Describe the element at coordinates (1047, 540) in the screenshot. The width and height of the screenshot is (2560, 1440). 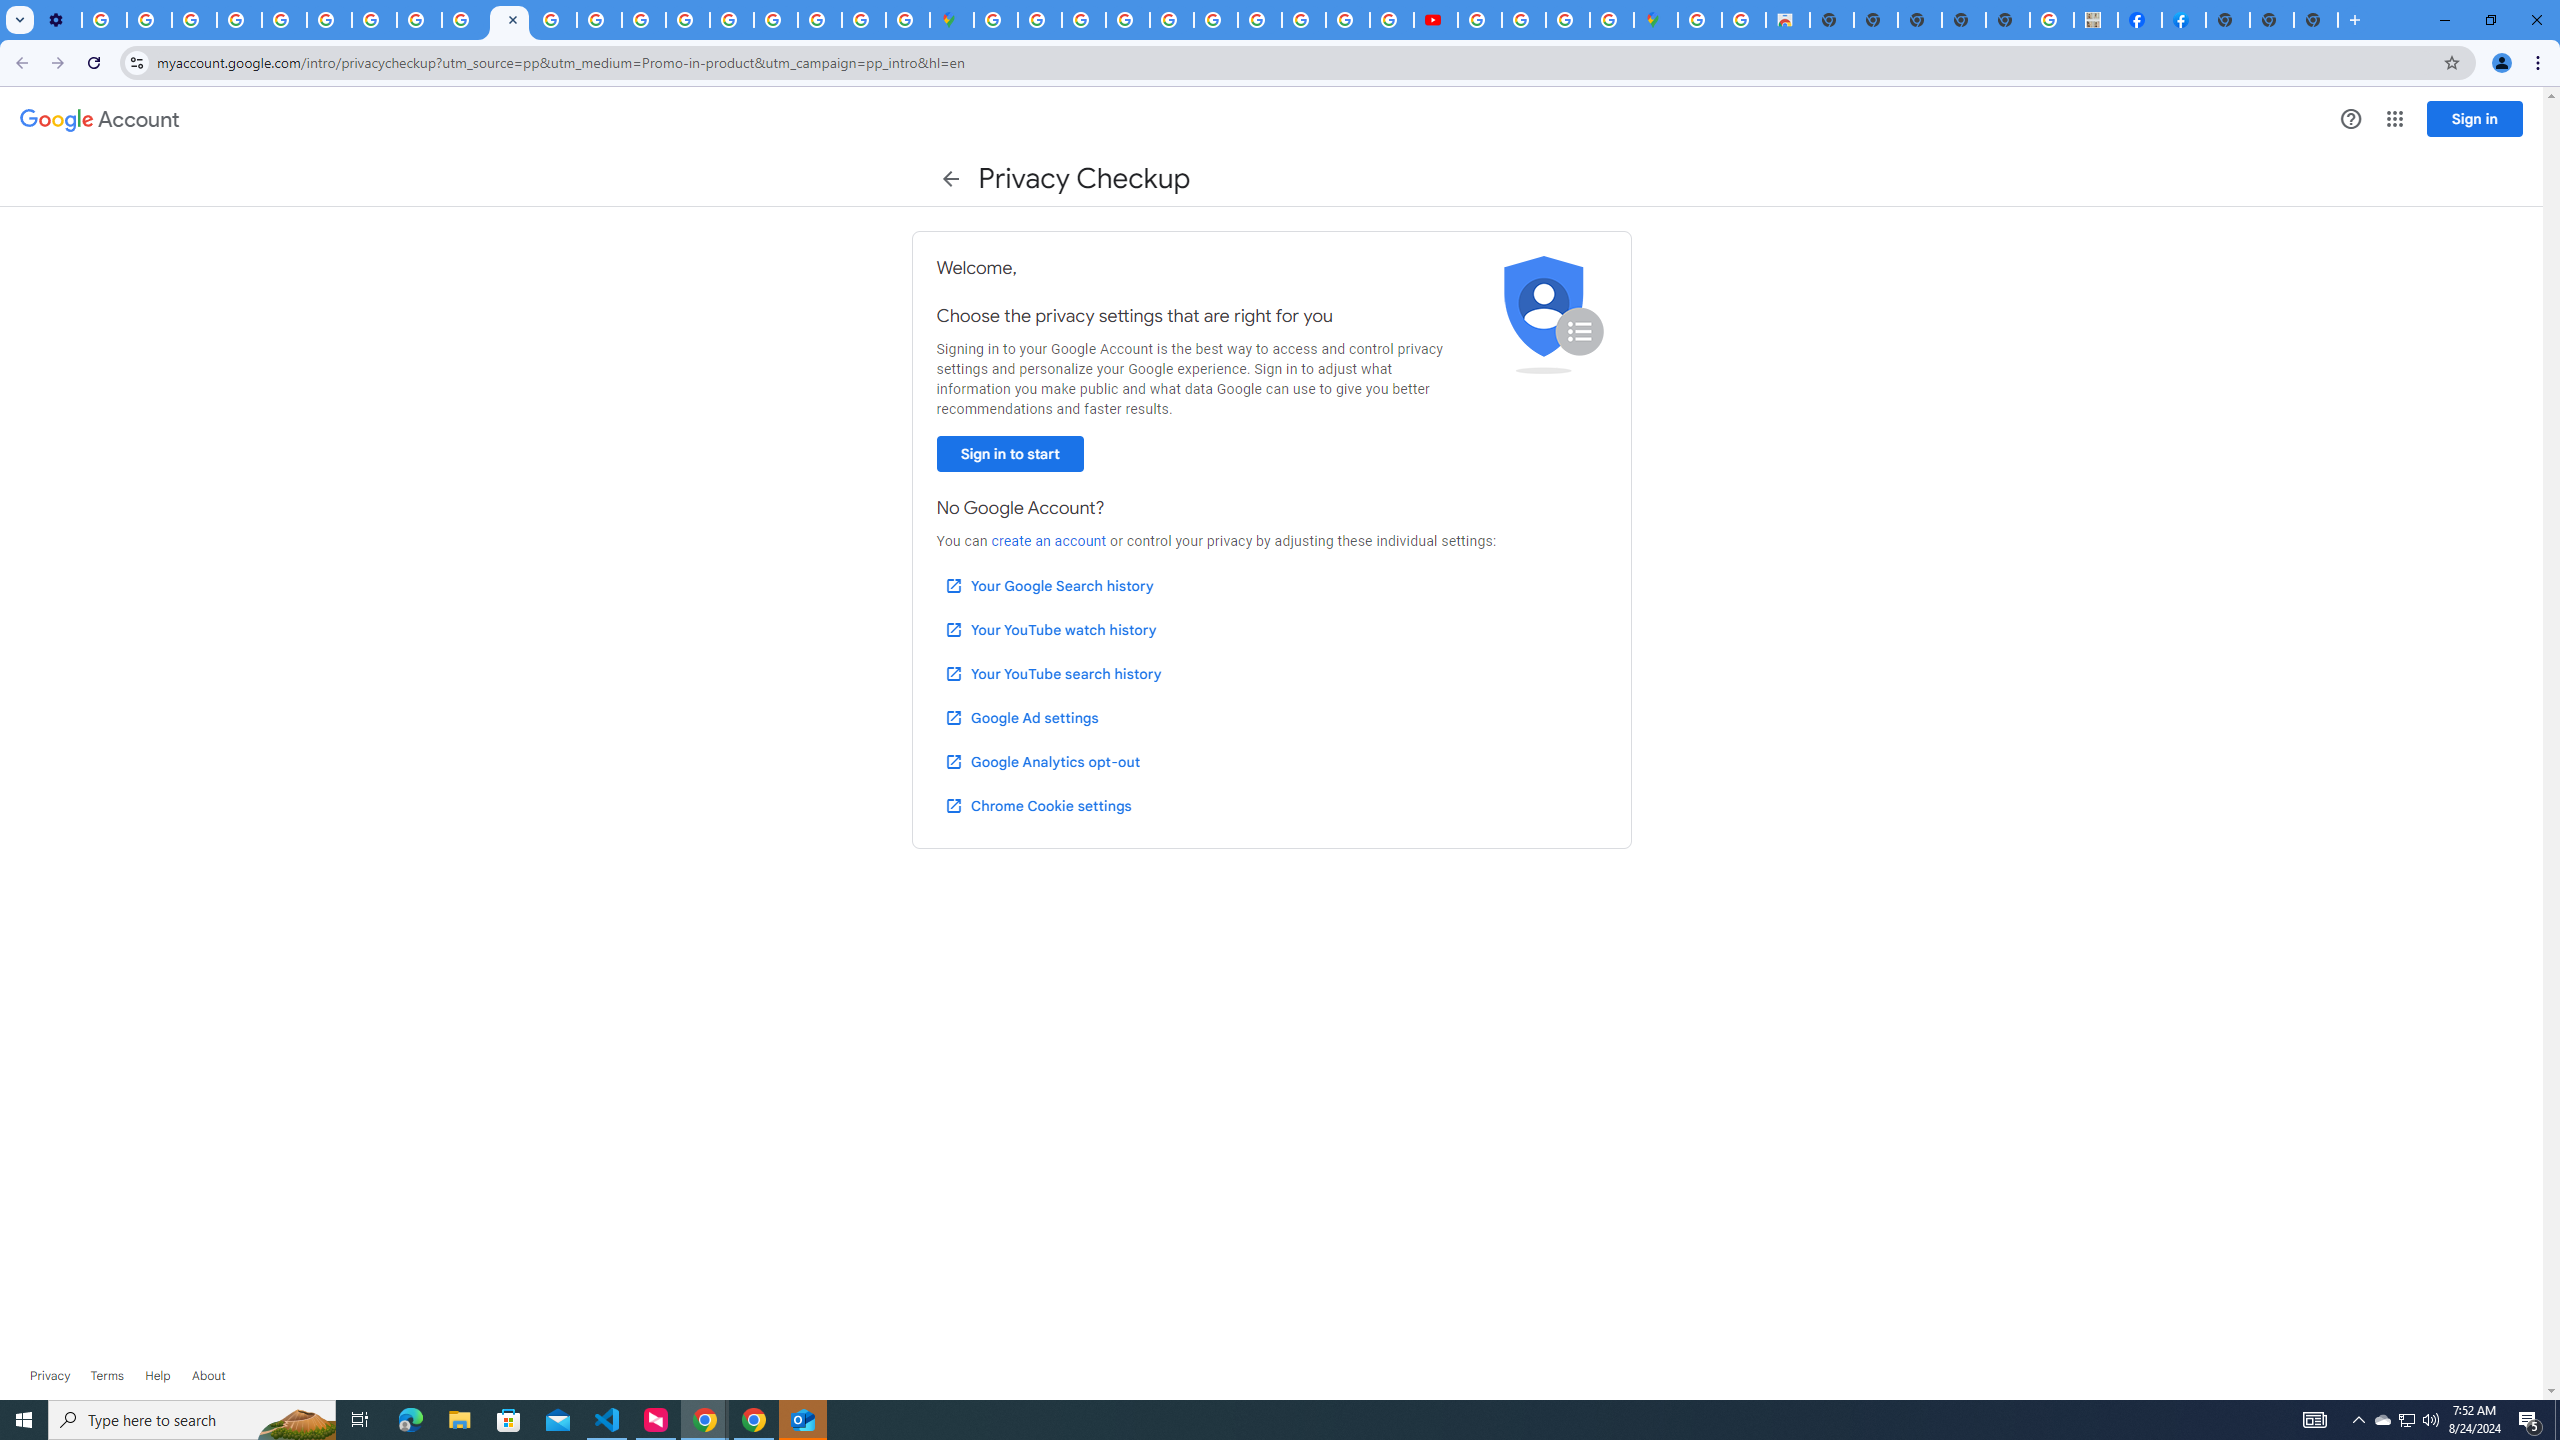
I see `'create an account'` at that location.